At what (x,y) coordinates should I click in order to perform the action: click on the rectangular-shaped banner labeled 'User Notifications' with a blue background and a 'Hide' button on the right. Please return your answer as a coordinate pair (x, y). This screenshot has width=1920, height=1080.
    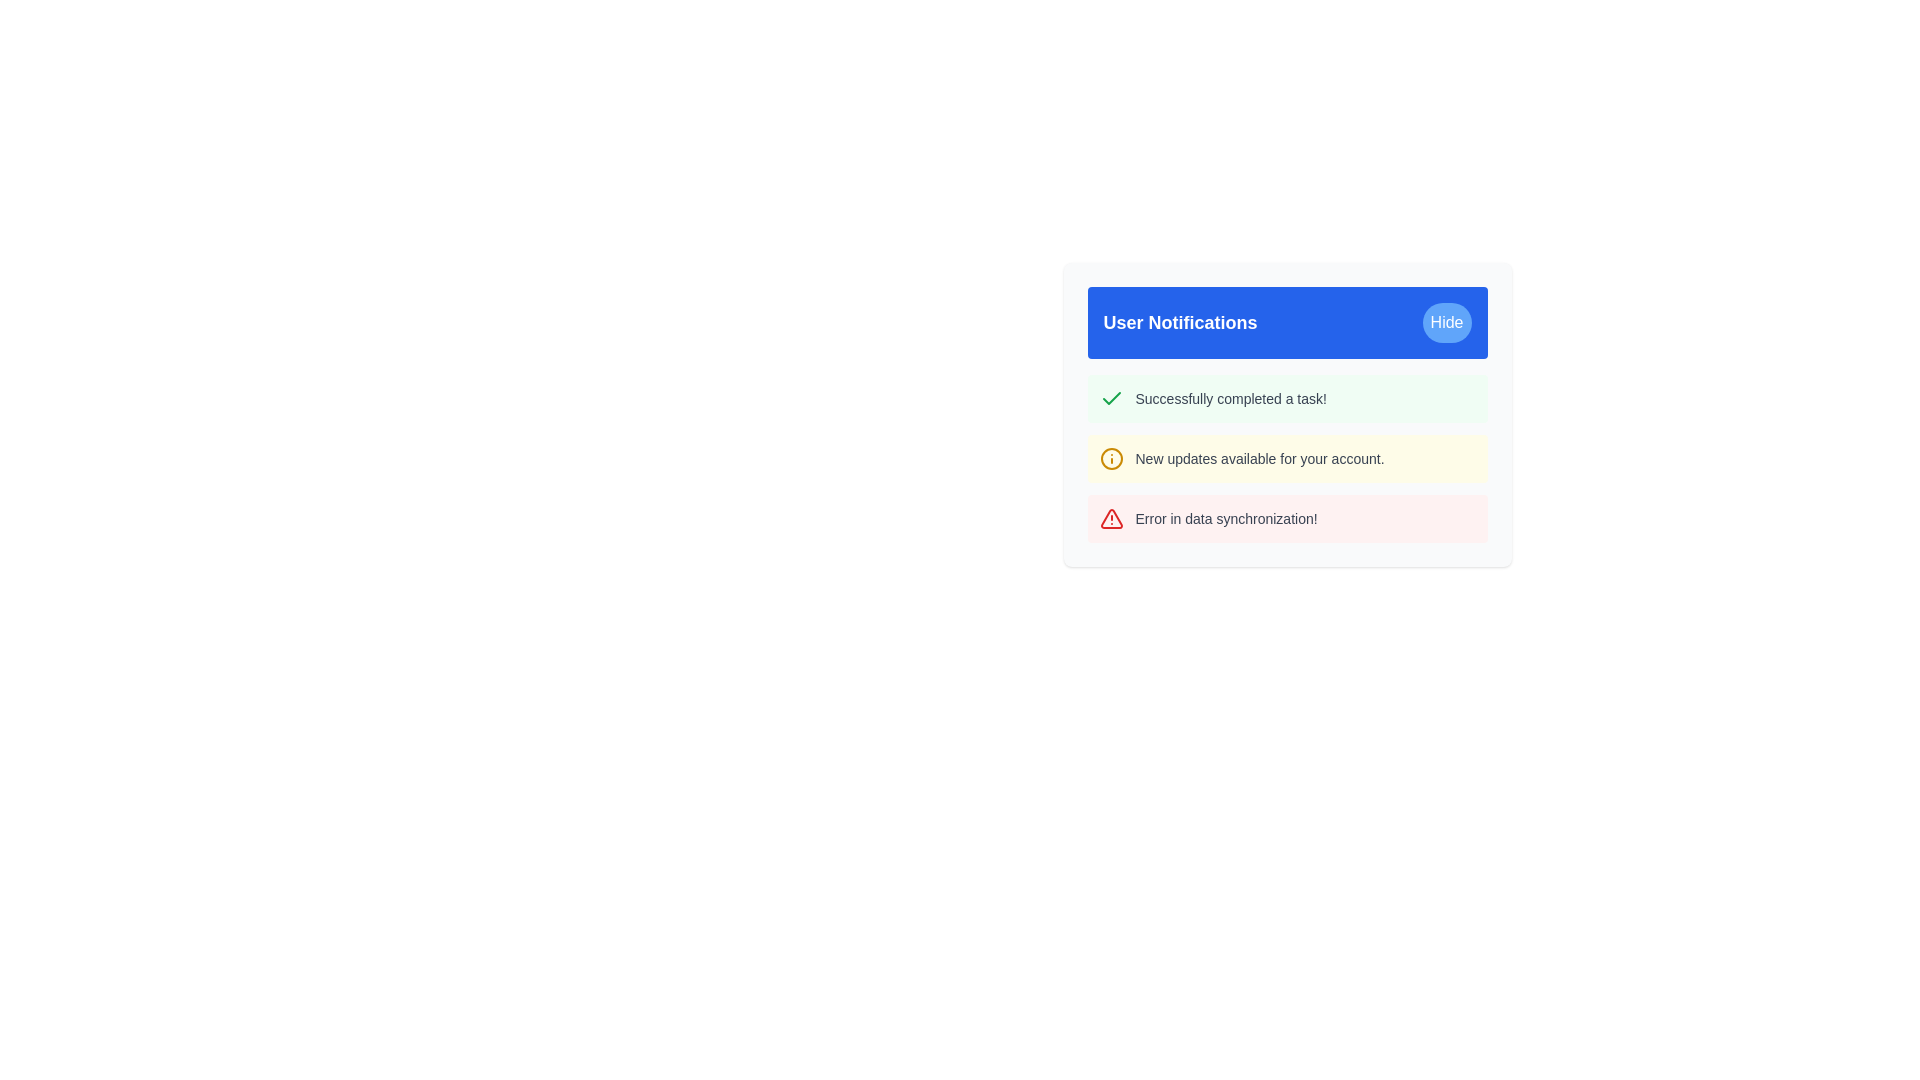
    Looking at the image, I should click on (1287, 322).